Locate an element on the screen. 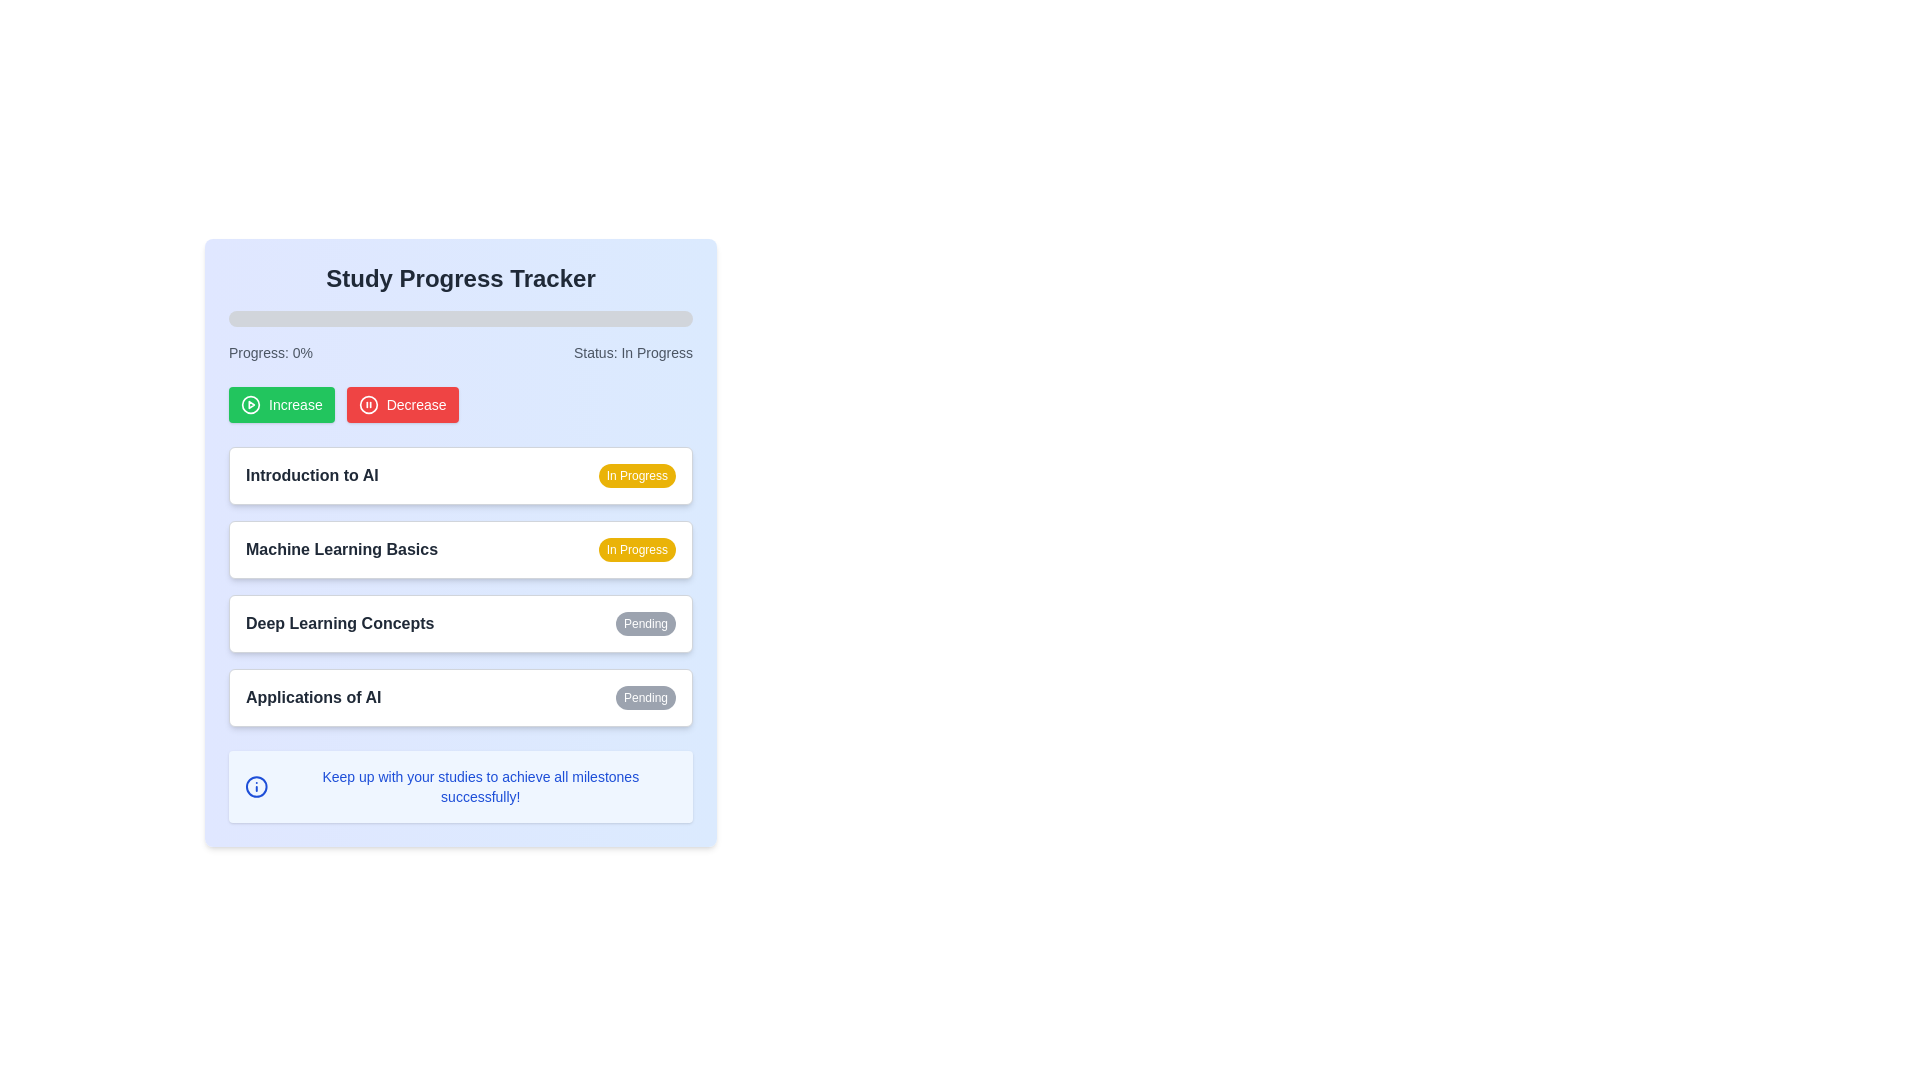 The width and height of the screenshot is (1920, 1080). the information displayed in the Text label representing the title of the learning module, located in the second row of the study progress tracker and positioned to the left of the yellow 'In Progress' badge is located at coordinates (341, 550).